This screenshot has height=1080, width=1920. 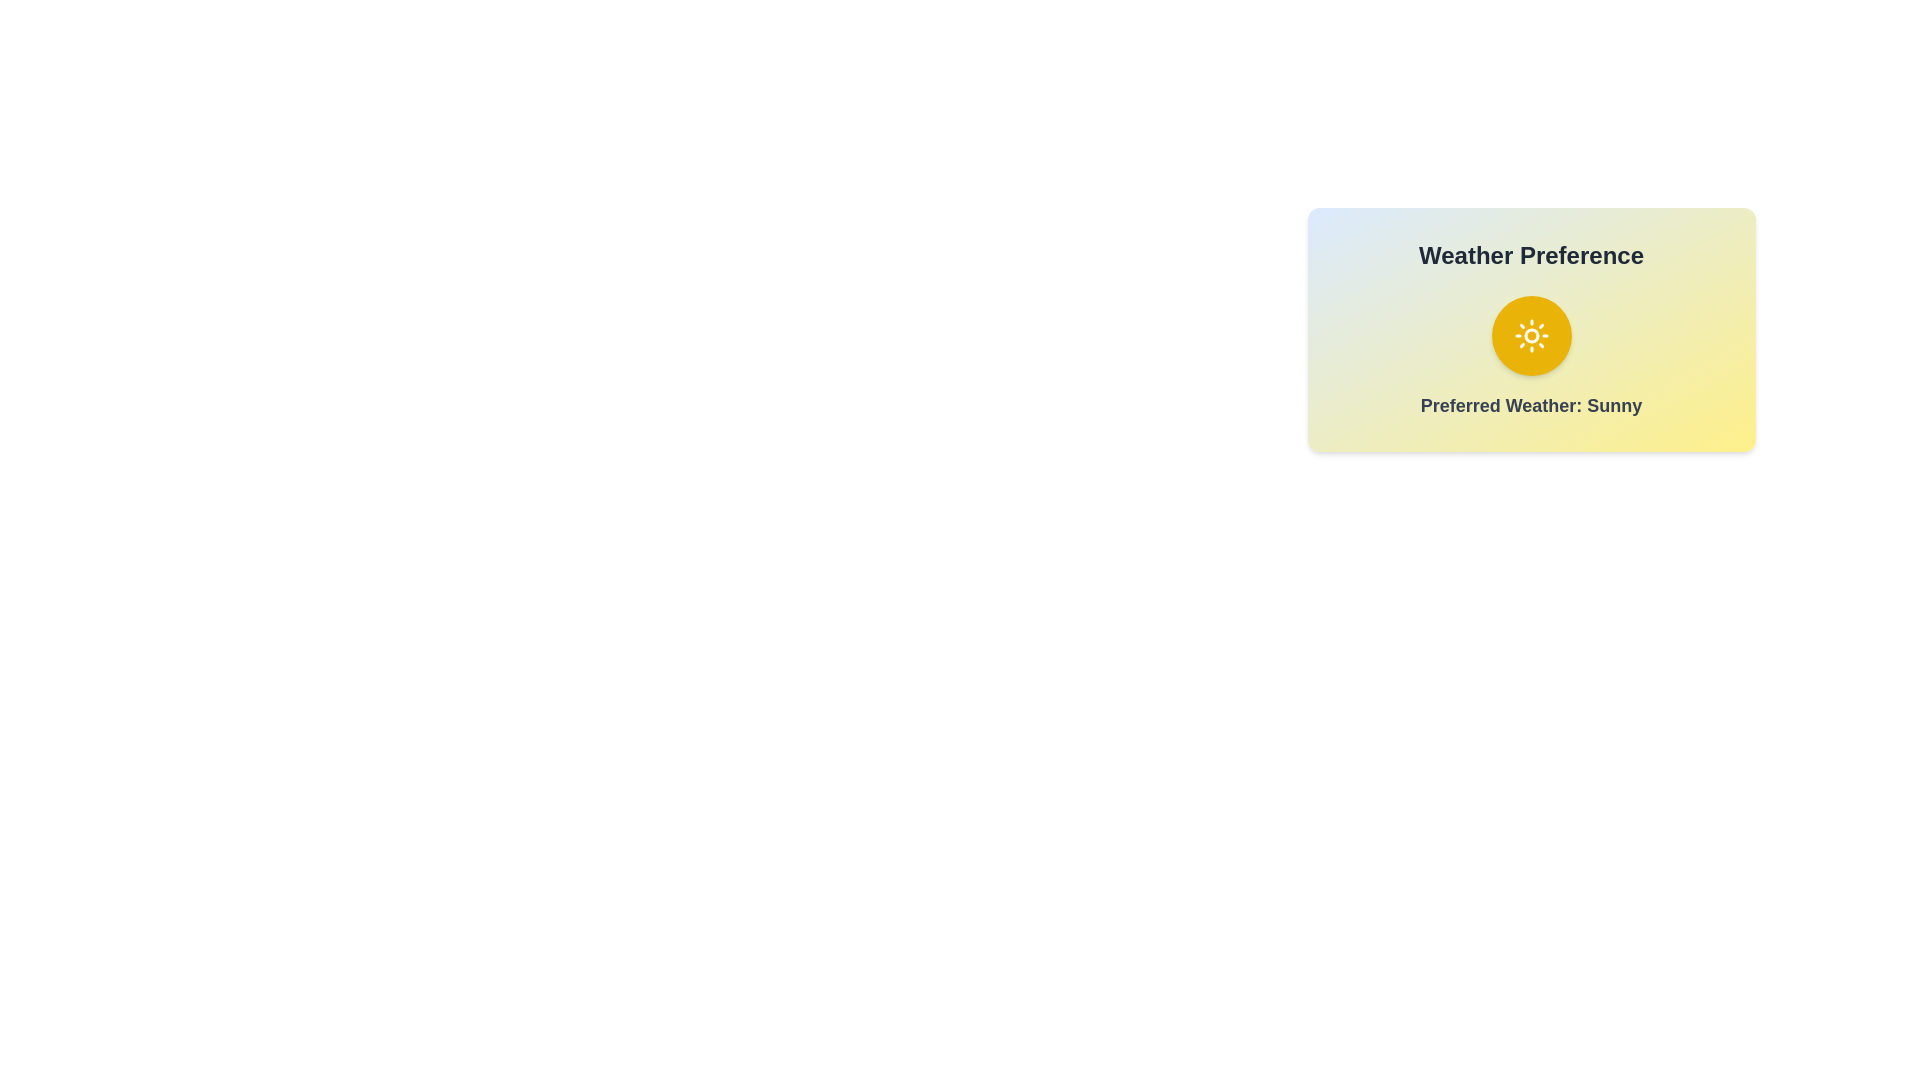 What do you see at coordinates (1530, 334) in the screenshot?
I see `the weather toggle button to change the weather preference` at bounding box center [1530, 334].